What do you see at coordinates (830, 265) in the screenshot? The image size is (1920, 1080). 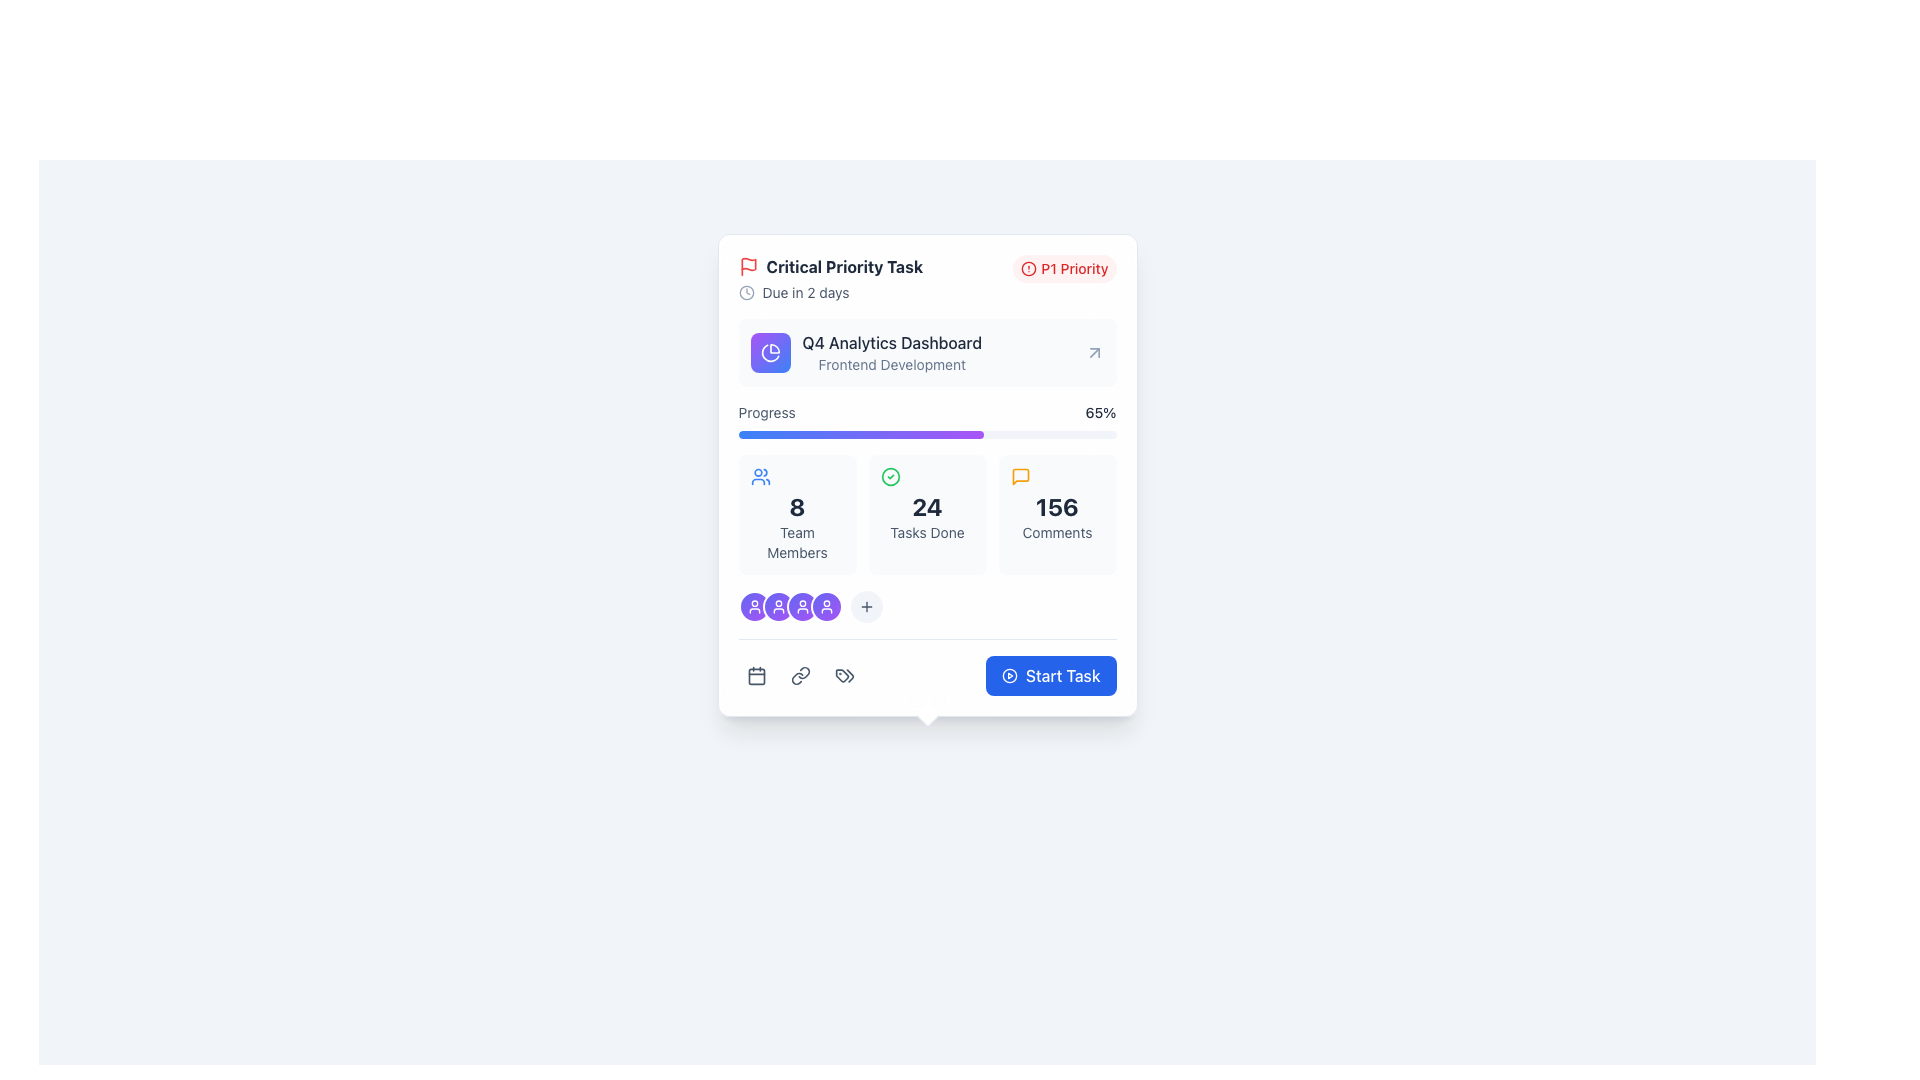 I see `text of the high priority task title label located at the top-left corner of the card layout` at bounding box center [830, 265].